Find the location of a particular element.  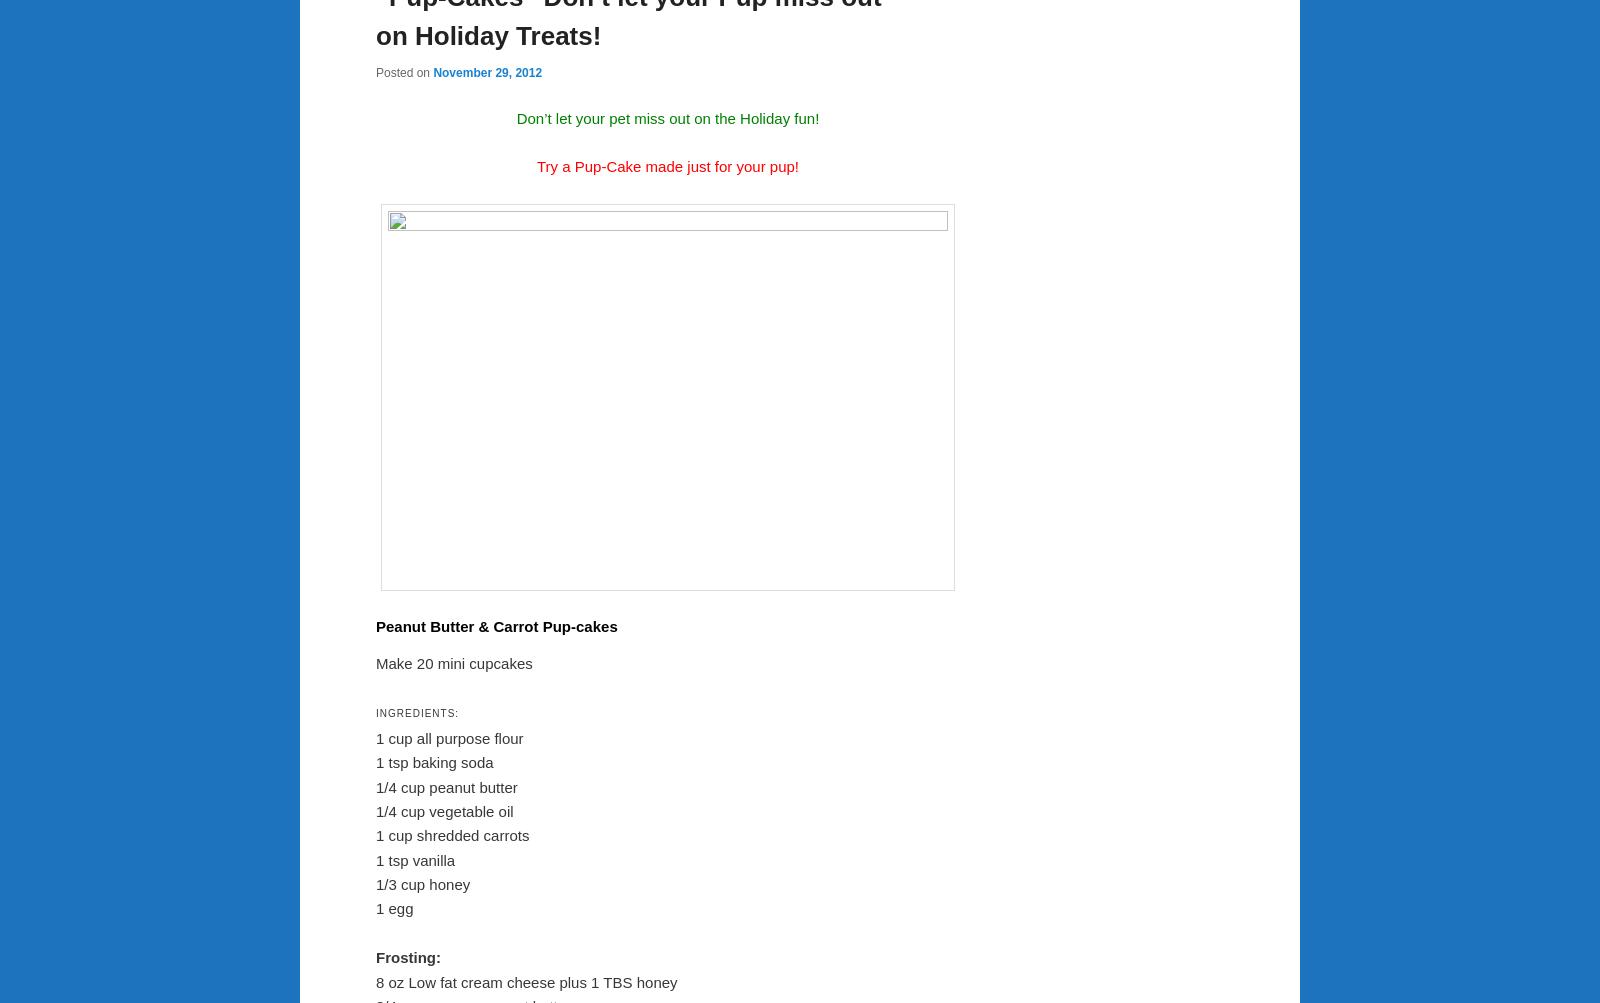

'1 egg' is located at coordinates (394, 907).